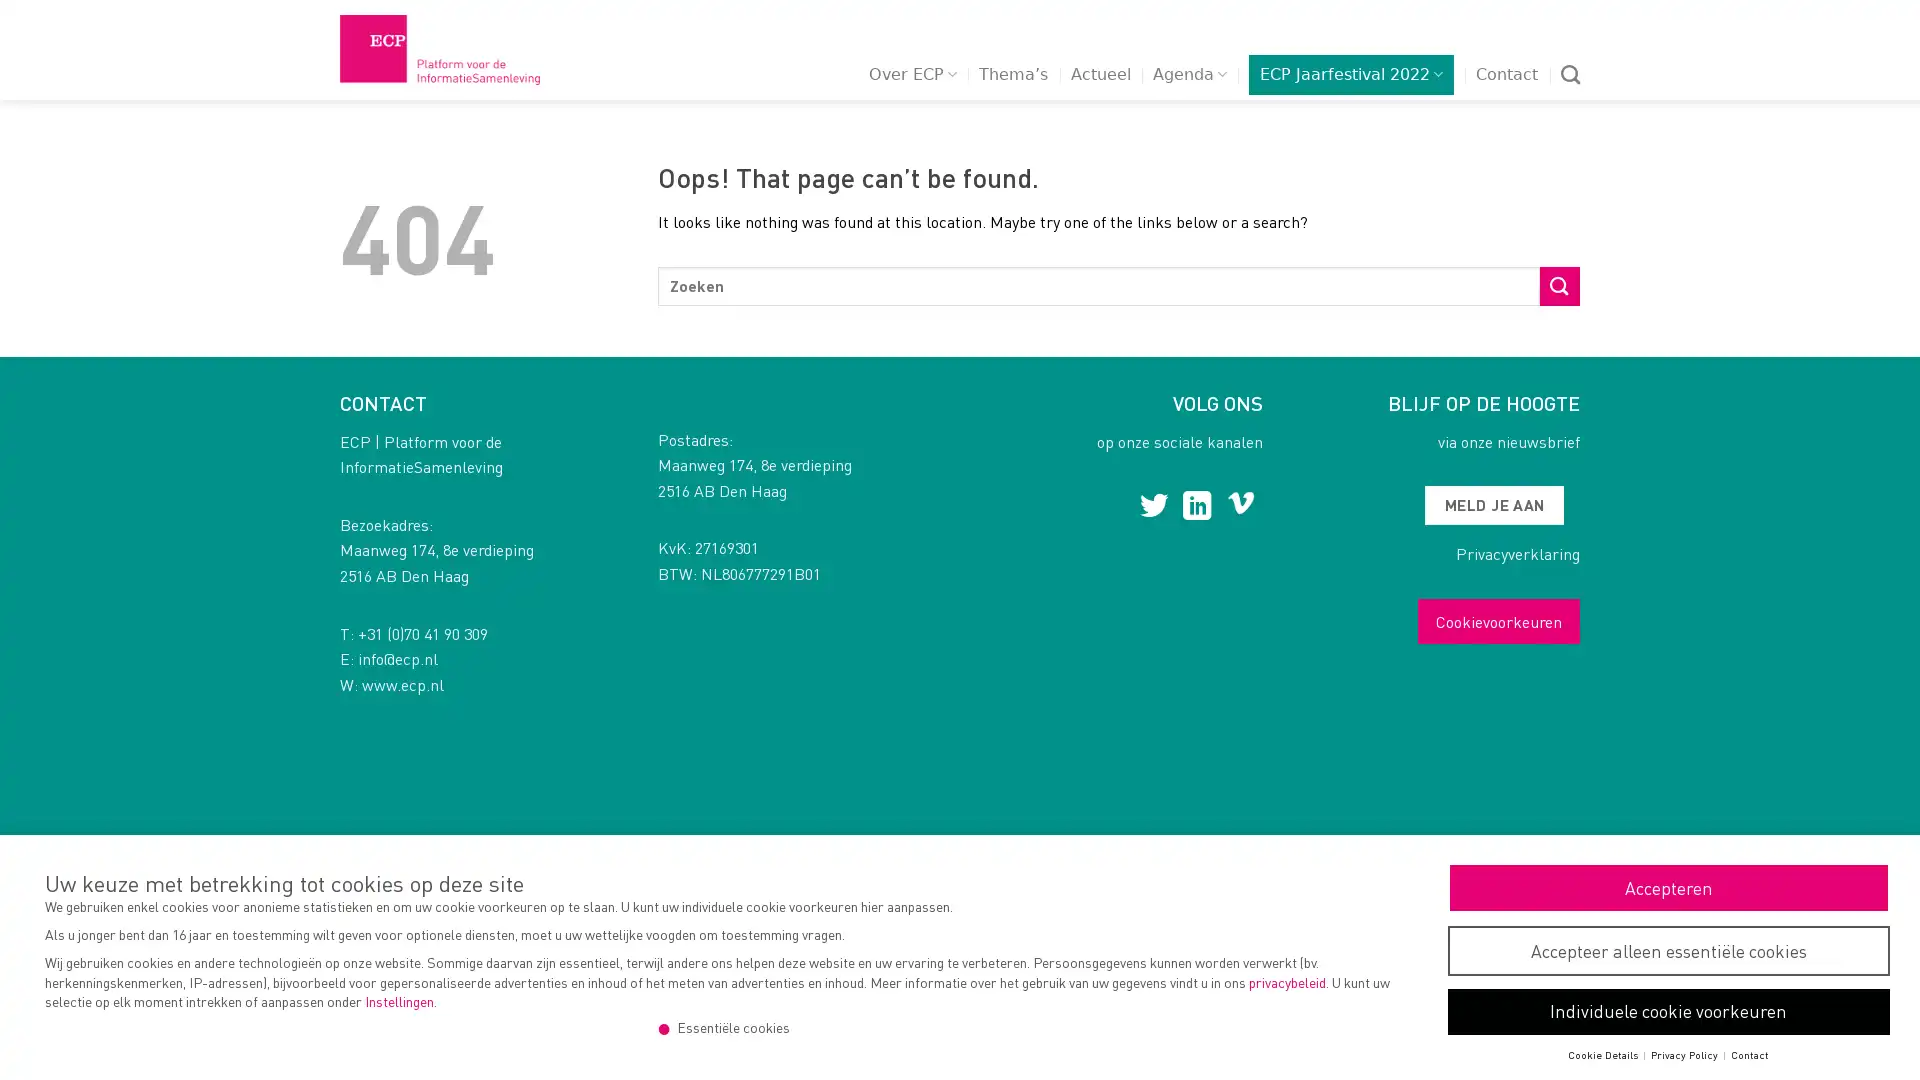 Image resolution: width=1920 pixels, height=1080 pixels. Describe the element at coordinates (1668, 1011) in the screenshot. I see `Individuele cookie voorkeuren` at that location.